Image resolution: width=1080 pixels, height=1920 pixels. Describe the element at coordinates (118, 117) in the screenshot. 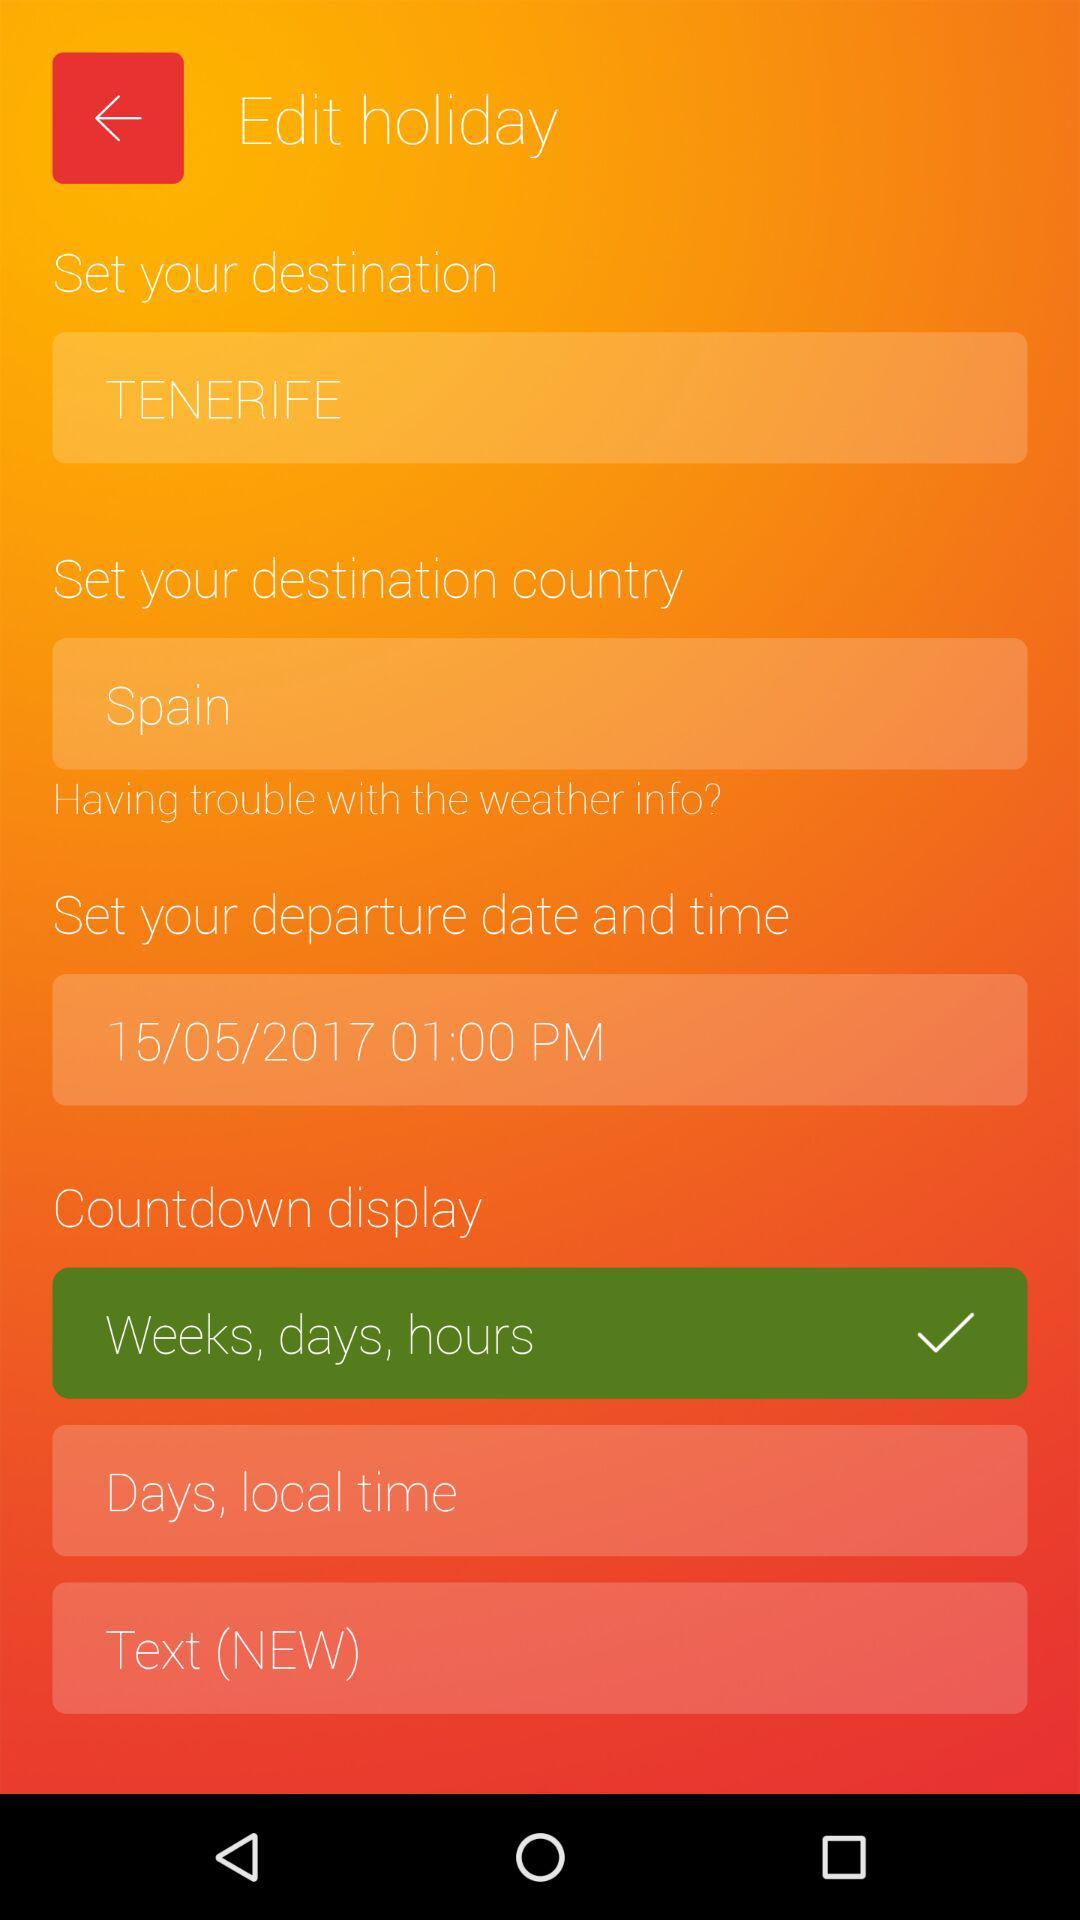

I see `the item next to the edit holiday icon` at that location.